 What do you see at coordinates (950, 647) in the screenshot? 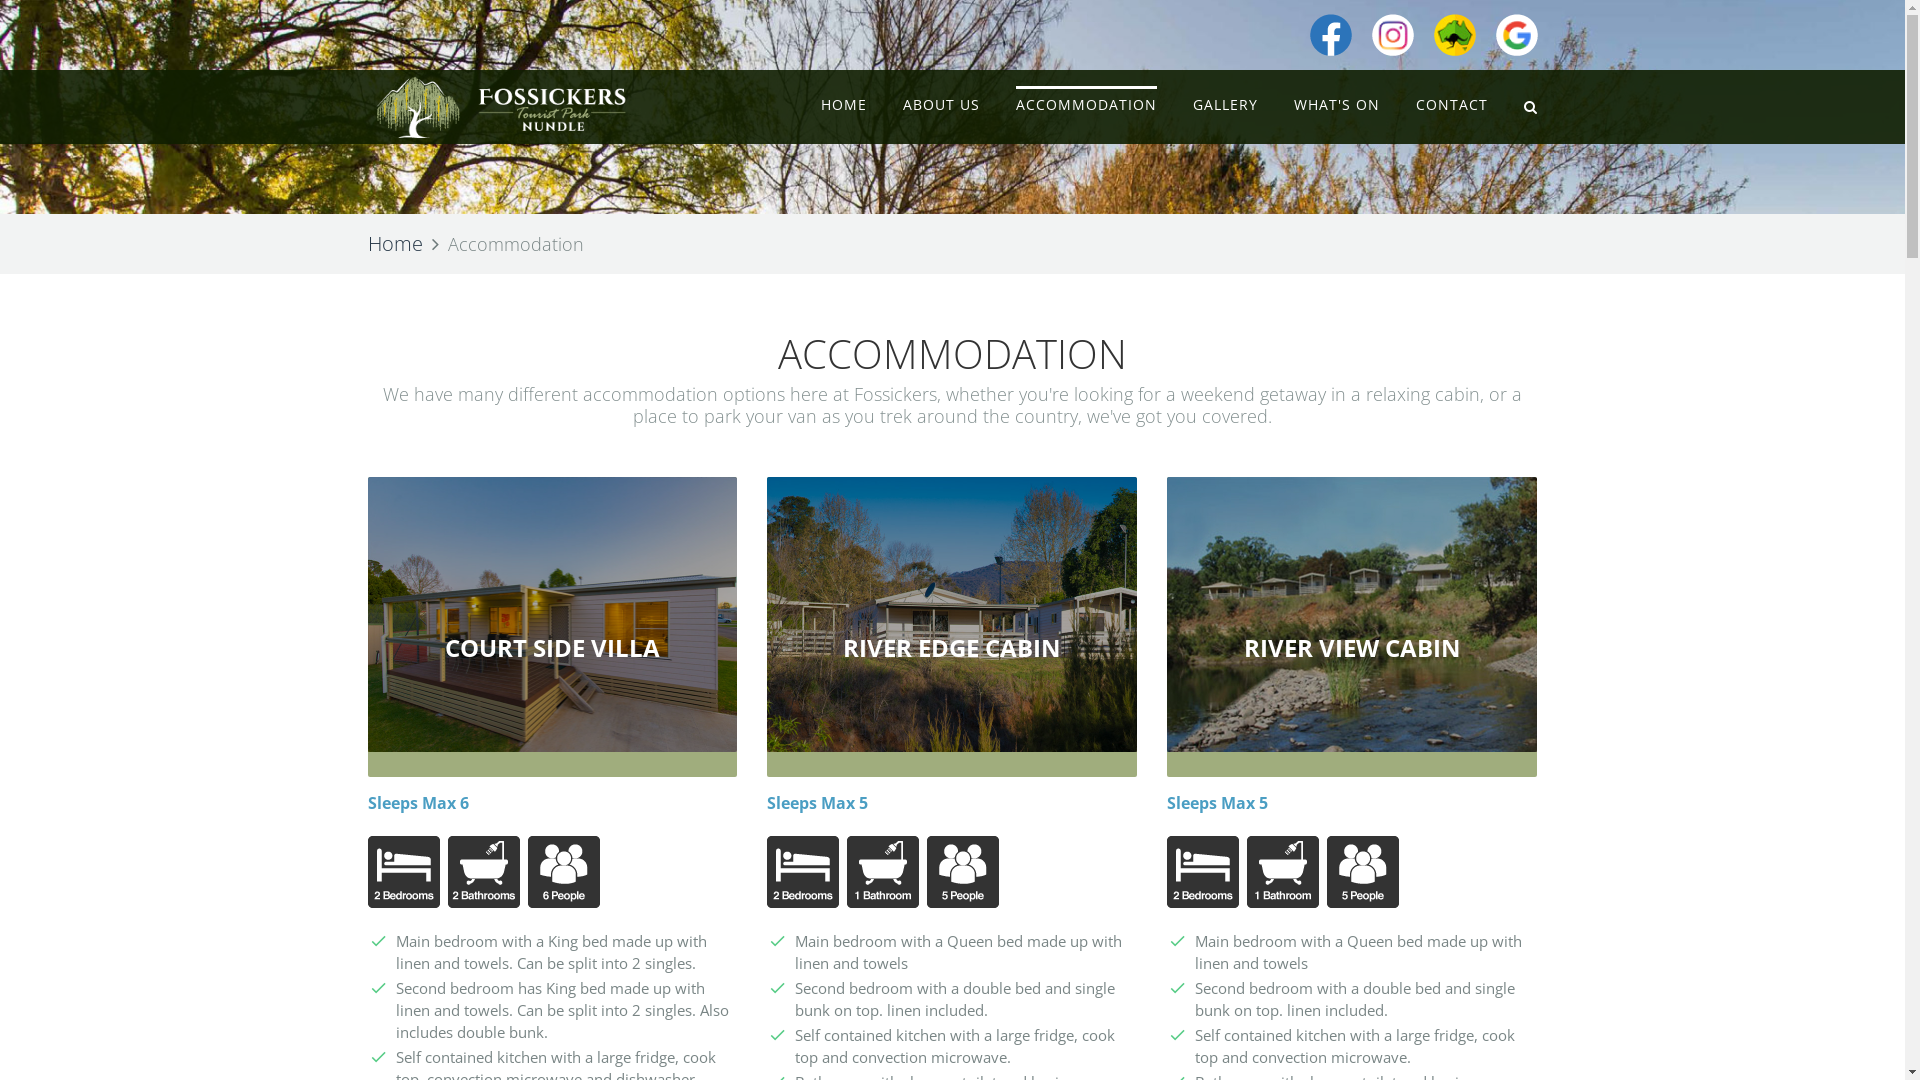
I see `'RIVER EDGE CABIN'` at bounding box center [950, 647].